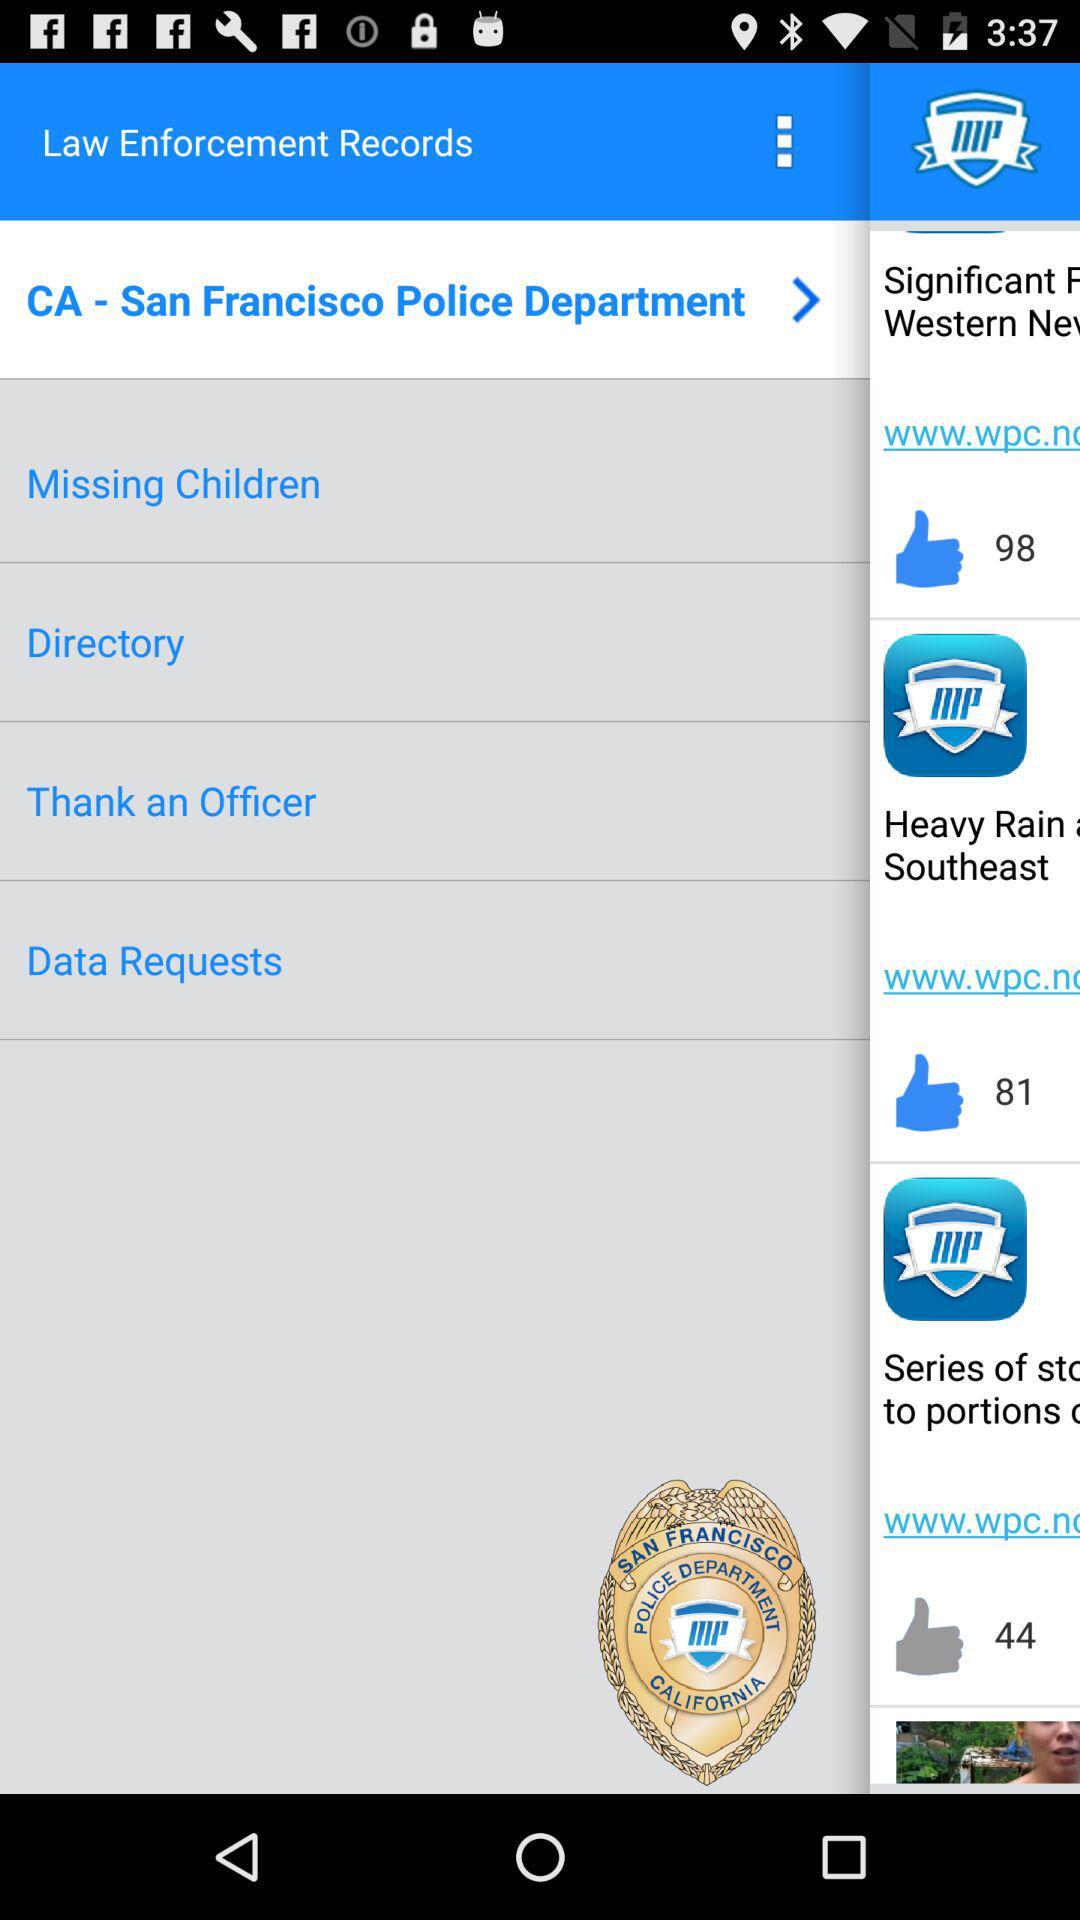 This screenshot has width=1080, height=1920. I want to click on icon below directory, so click(170, 800).